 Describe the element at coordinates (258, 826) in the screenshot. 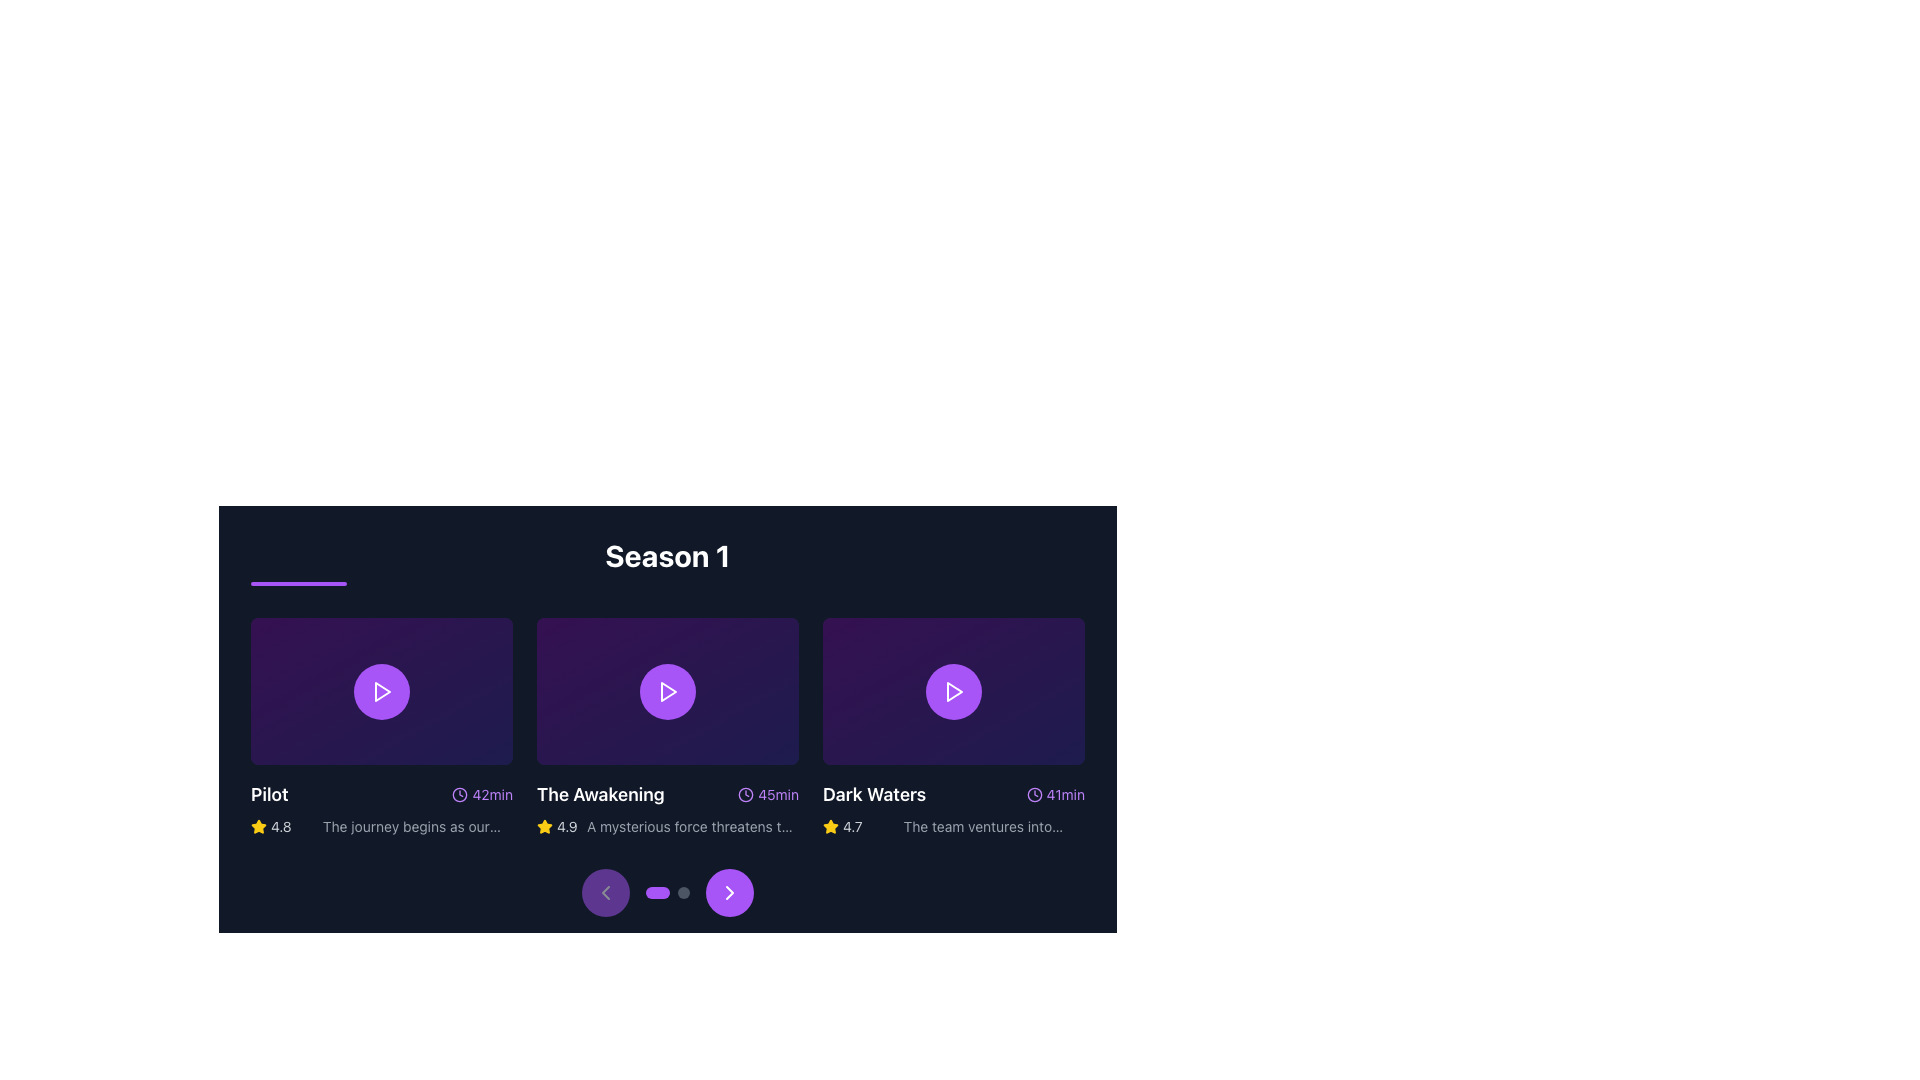

I see `the yellow star icon located in the rating section below the 'Pilot' episode card, to the left of the numeric rating value '4.8'` at that location.